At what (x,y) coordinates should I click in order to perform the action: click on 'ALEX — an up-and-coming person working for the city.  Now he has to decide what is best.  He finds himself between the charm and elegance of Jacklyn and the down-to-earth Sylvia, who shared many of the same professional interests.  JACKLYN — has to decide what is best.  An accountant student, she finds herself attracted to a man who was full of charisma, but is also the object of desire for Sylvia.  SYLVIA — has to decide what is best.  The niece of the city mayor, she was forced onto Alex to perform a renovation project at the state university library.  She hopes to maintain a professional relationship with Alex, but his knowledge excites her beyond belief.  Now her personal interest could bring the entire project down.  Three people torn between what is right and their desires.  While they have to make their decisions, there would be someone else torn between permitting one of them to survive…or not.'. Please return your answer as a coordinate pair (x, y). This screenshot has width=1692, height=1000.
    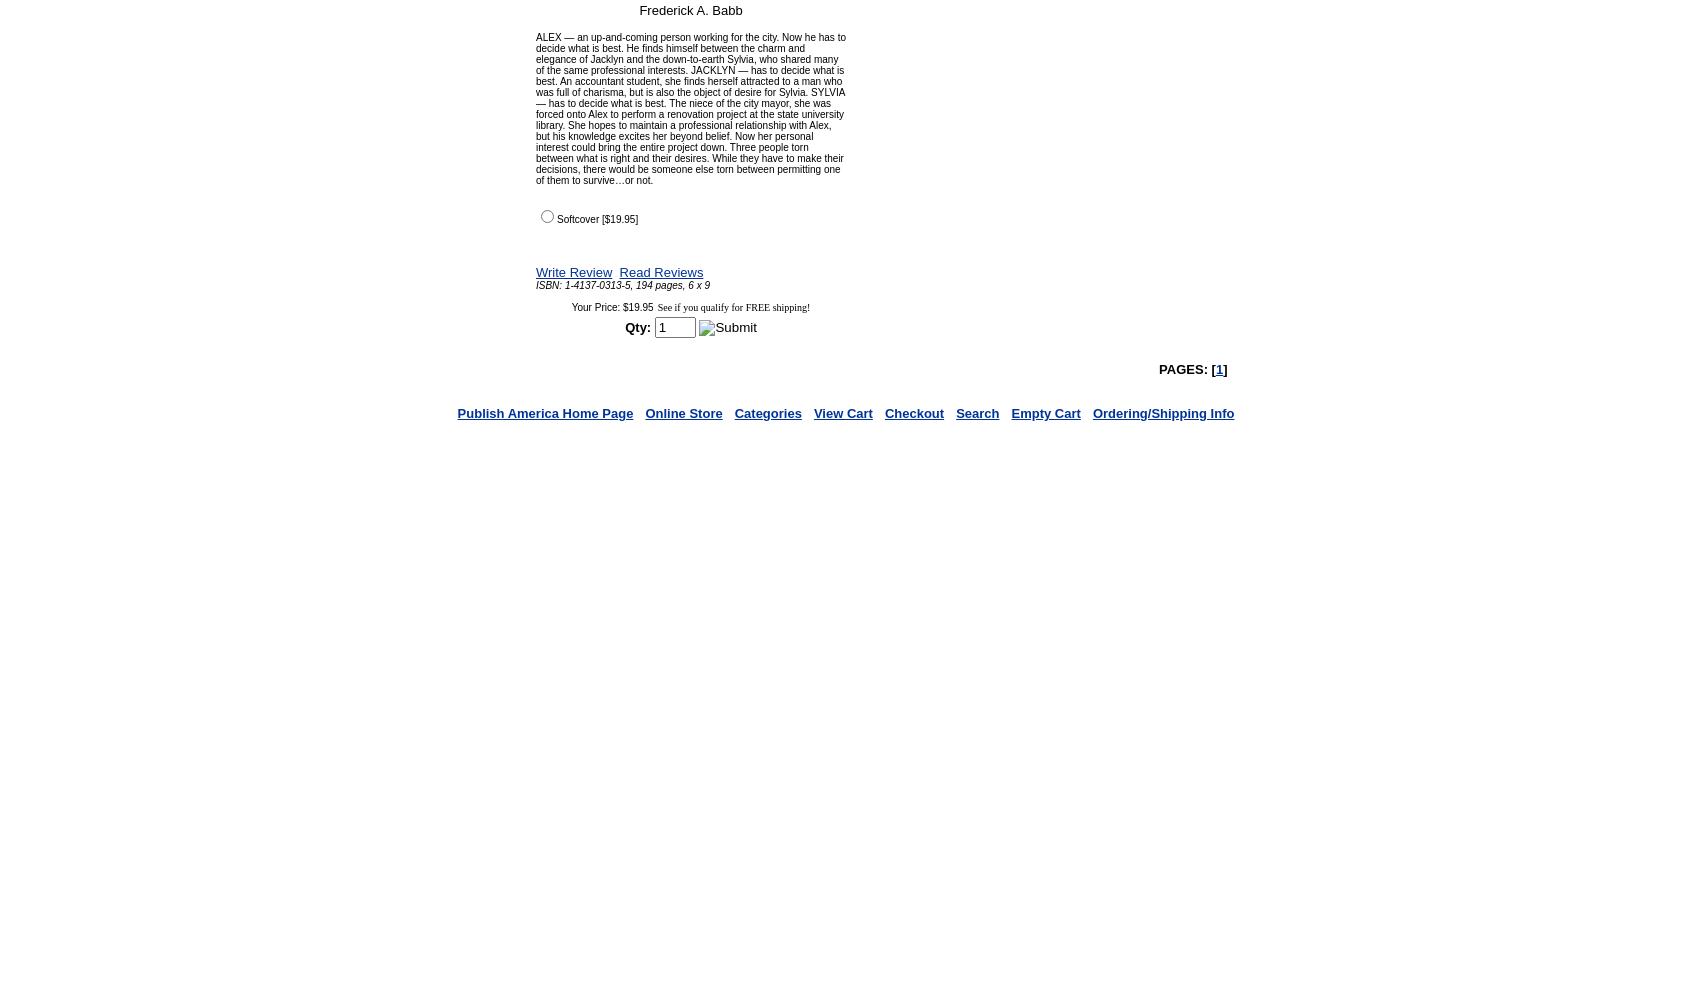
    Looking at the image, I should click on (690, 108).